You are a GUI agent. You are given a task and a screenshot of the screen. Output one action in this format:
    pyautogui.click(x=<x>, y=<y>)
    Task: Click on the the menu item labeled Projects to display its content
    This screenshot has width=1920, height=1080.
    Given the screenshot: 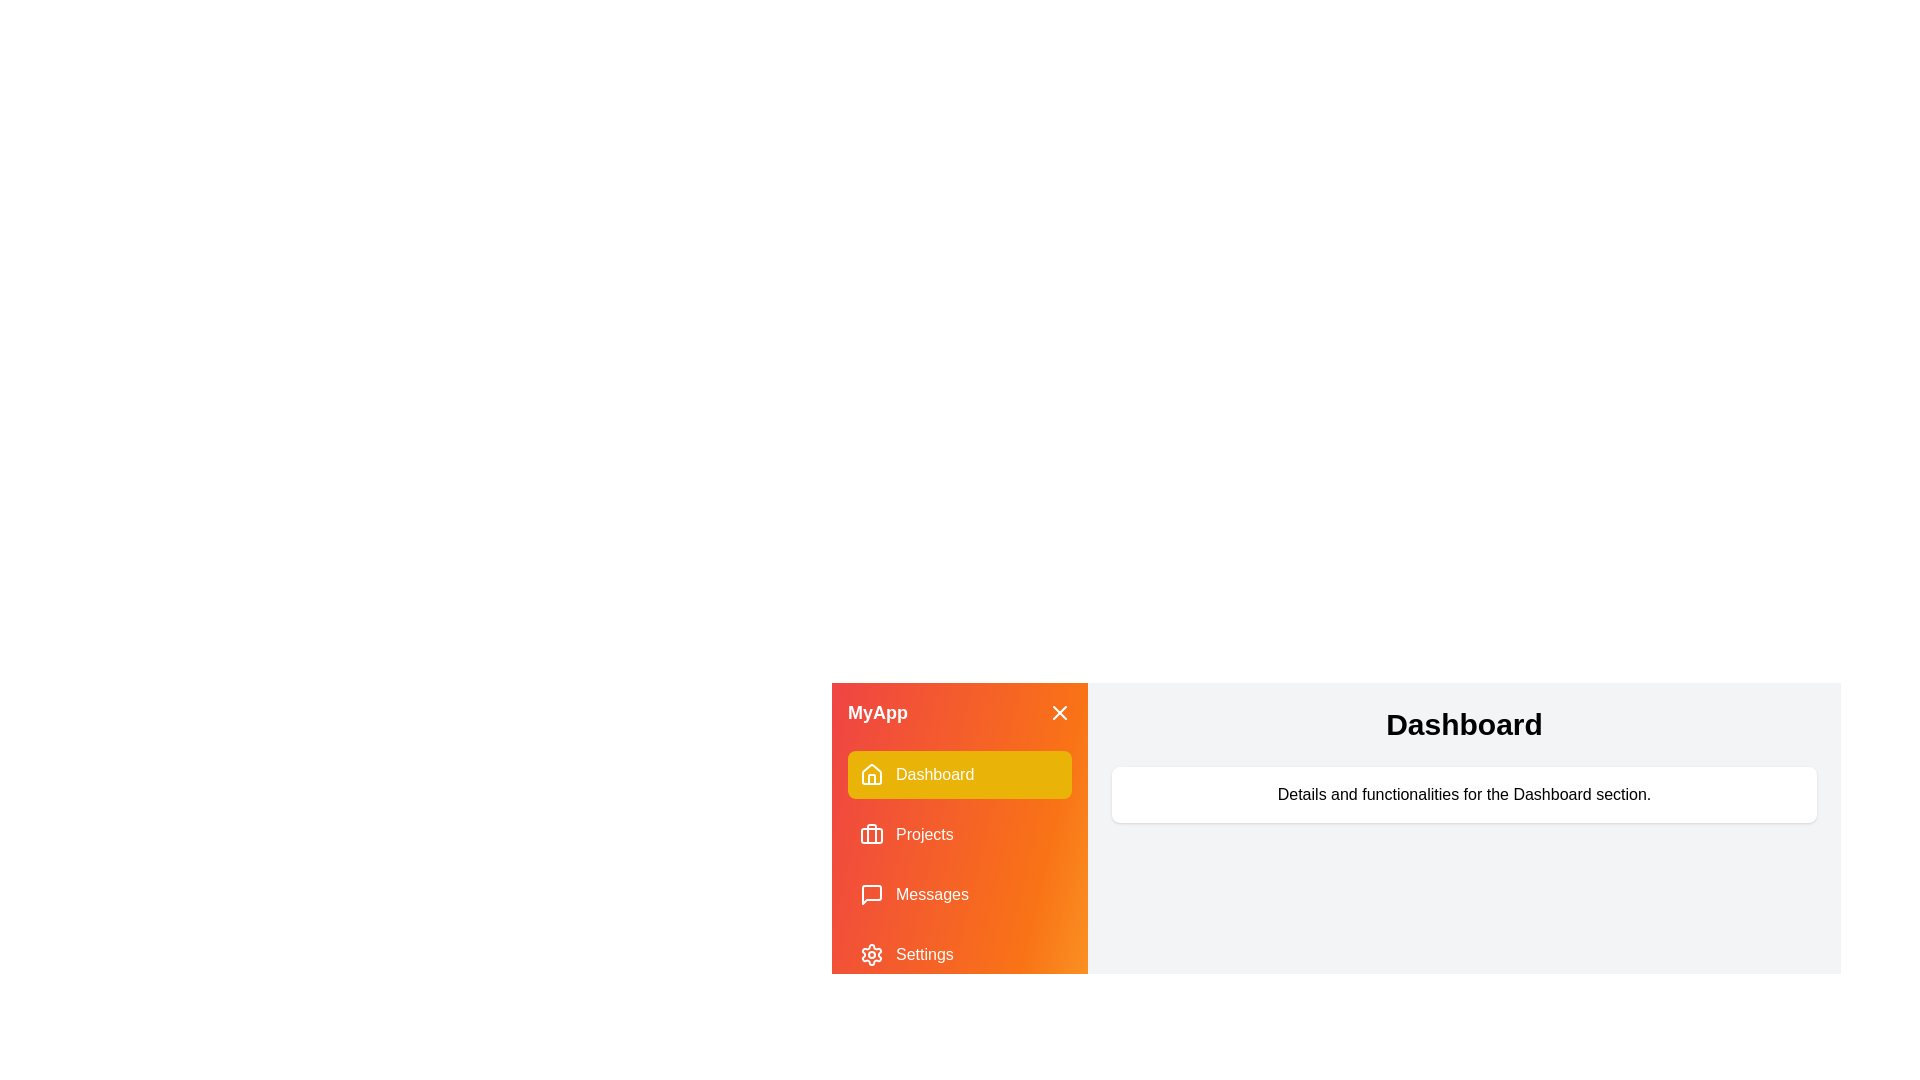 What is the action you would take?
    pyautogui.click(x=960, y=834)
    